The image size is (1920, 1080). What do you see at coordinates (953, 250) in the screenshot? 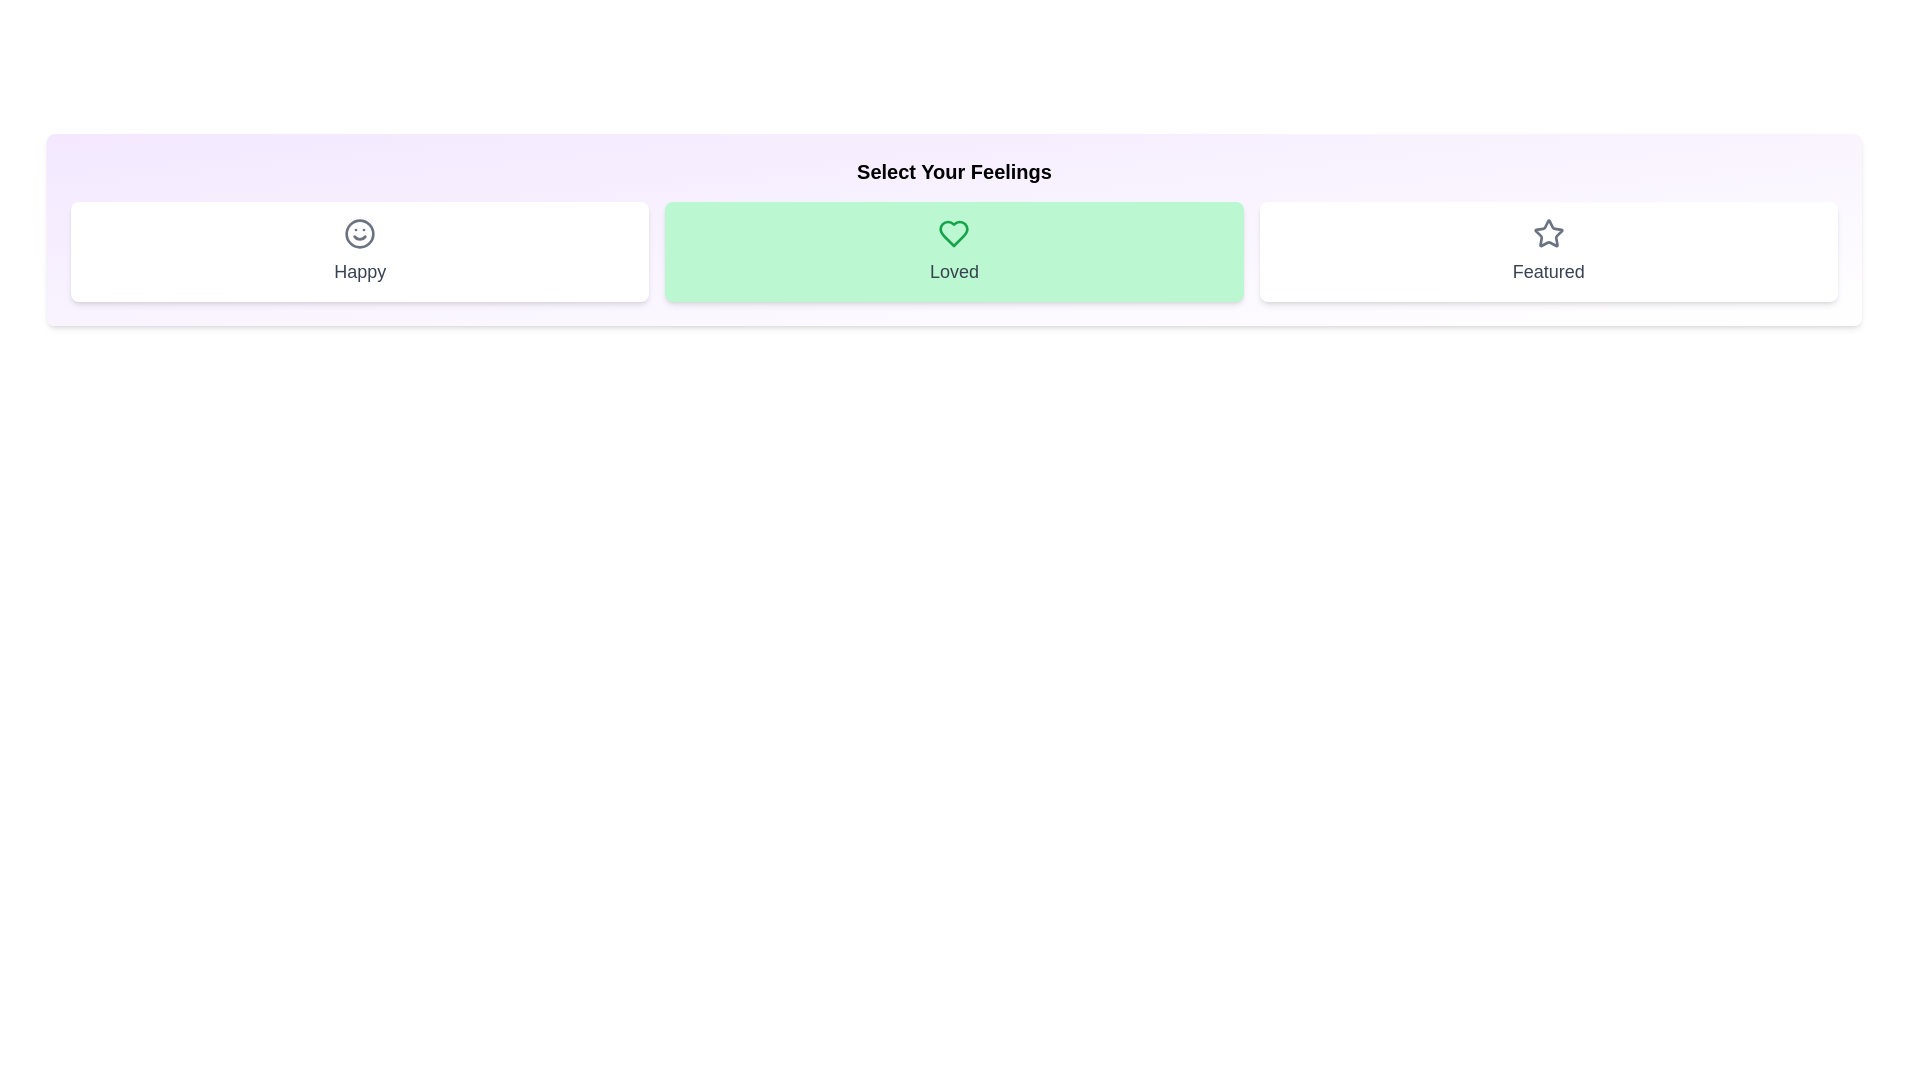
I see `the chip labeled Loved` at bounding box center [953, 250].